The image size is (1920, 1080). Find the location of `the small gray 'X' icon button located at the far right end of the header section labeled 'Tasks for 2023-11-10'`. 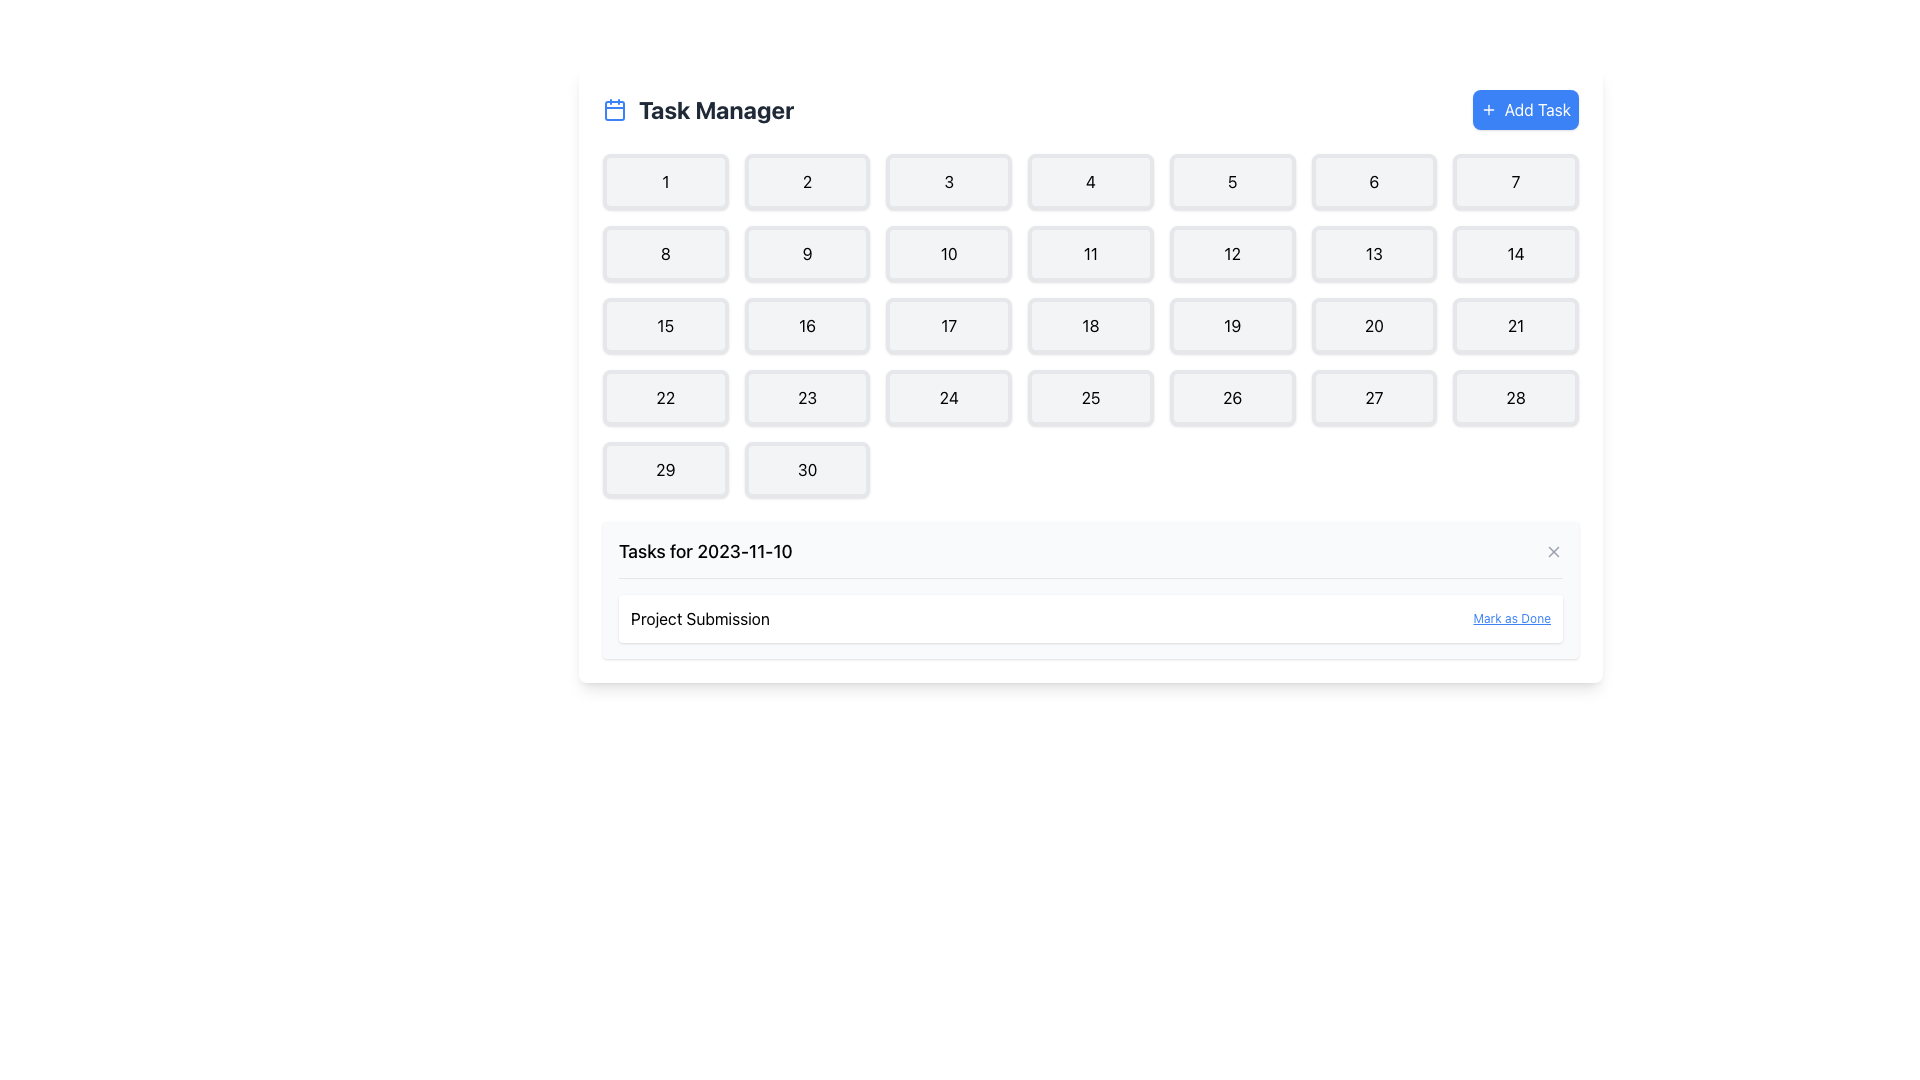

the small gray 'X' icon button located at the far right end of the header section labeled 'Tasks for 2023-11-10' is located at coordinates (1553, 551).